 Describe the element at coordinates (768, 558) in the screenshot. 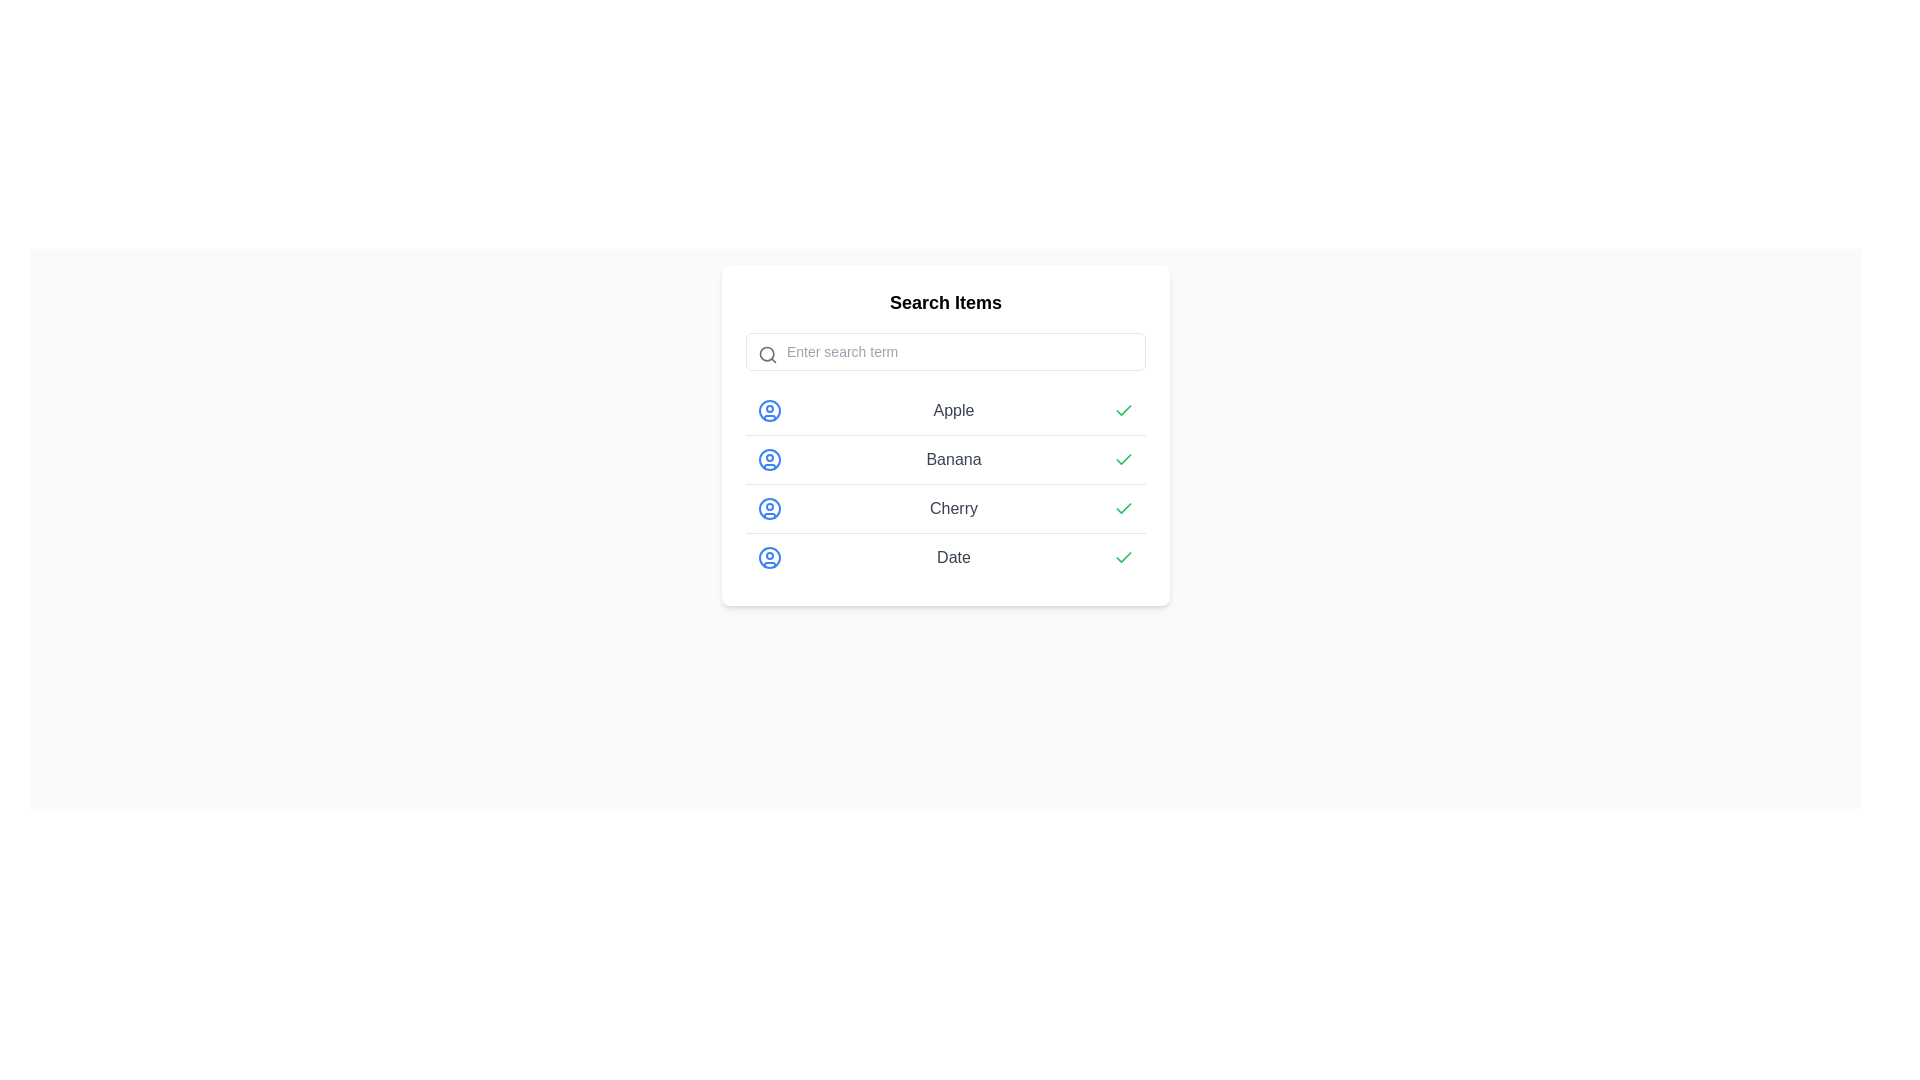

I see `the Circular border element in the SVG icon located in the fourth row, which visually signifies user-related data, to indicate its distinct association with the row` at that location.